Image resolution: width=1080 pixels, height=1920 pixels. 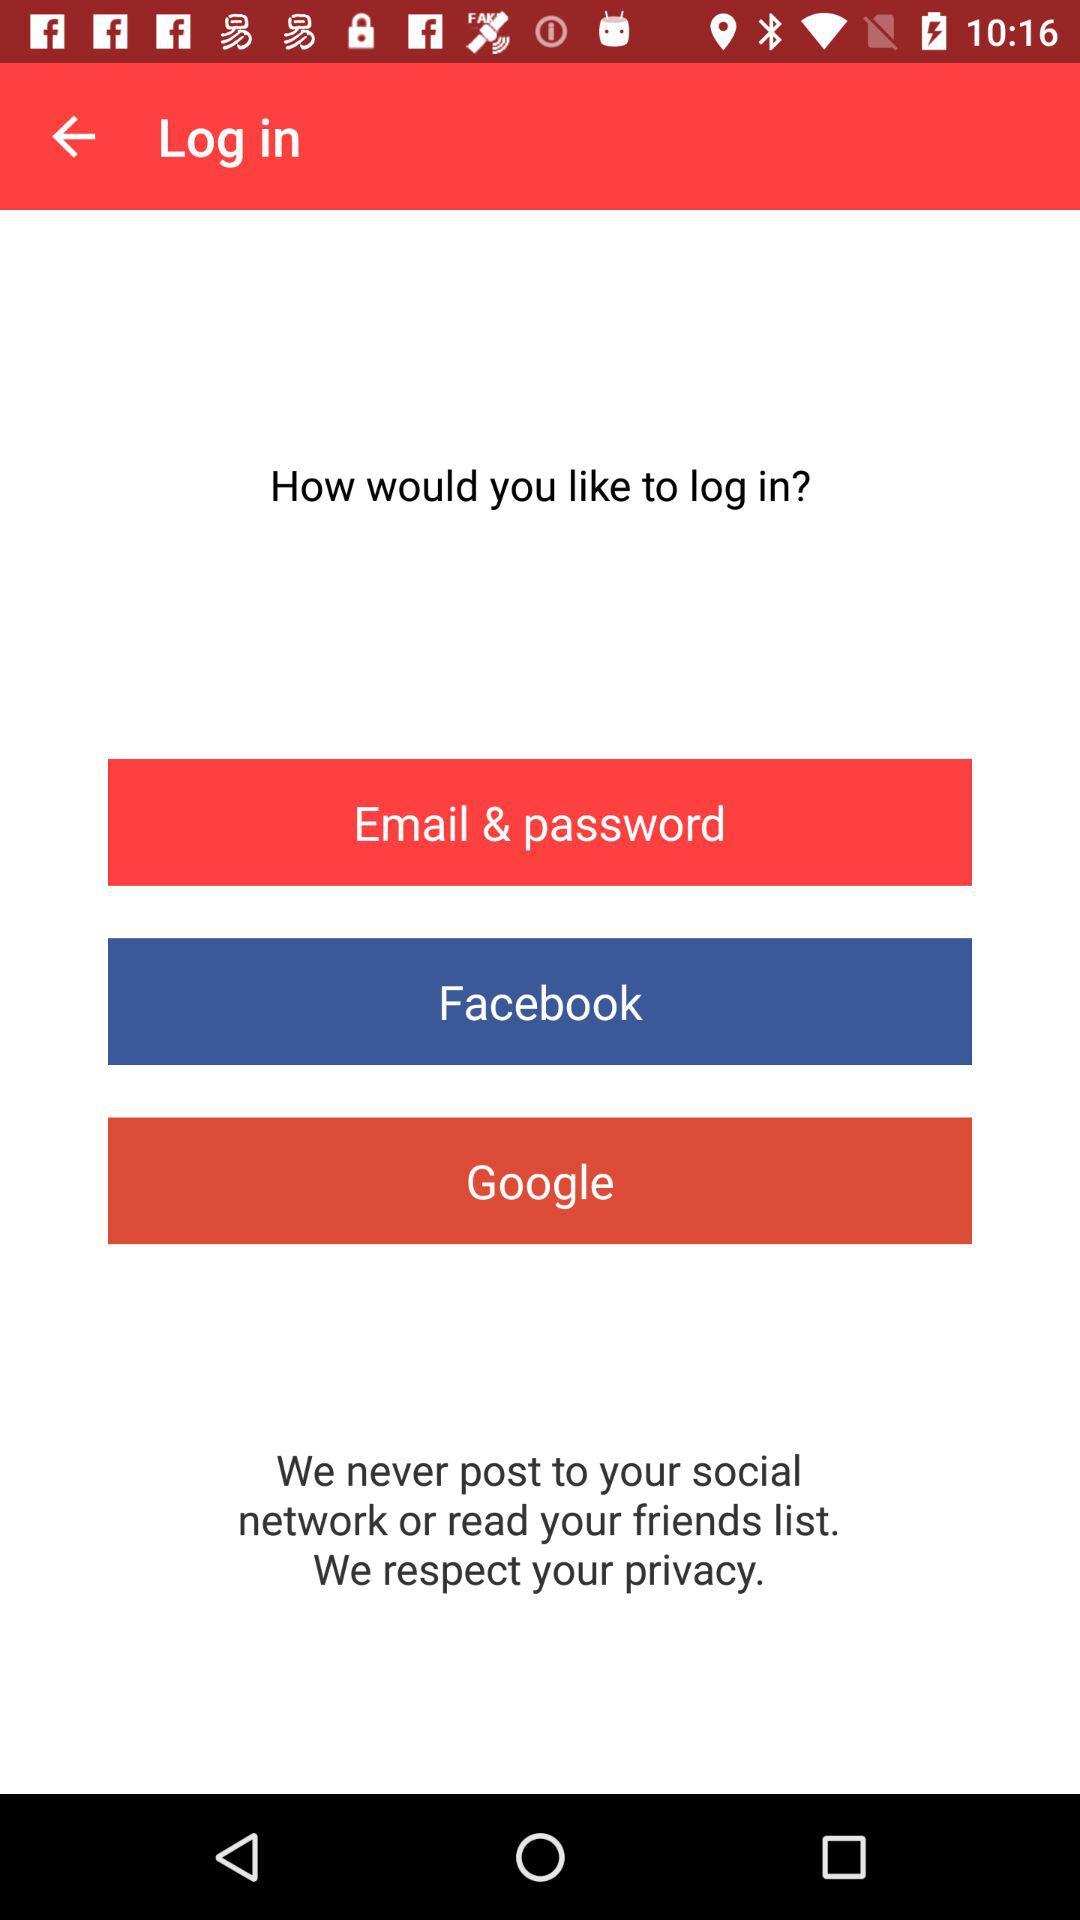 What do you see at coordinates (540, 822) in the screenshot?
I see `the email & password` at bounding box center [540, 822].